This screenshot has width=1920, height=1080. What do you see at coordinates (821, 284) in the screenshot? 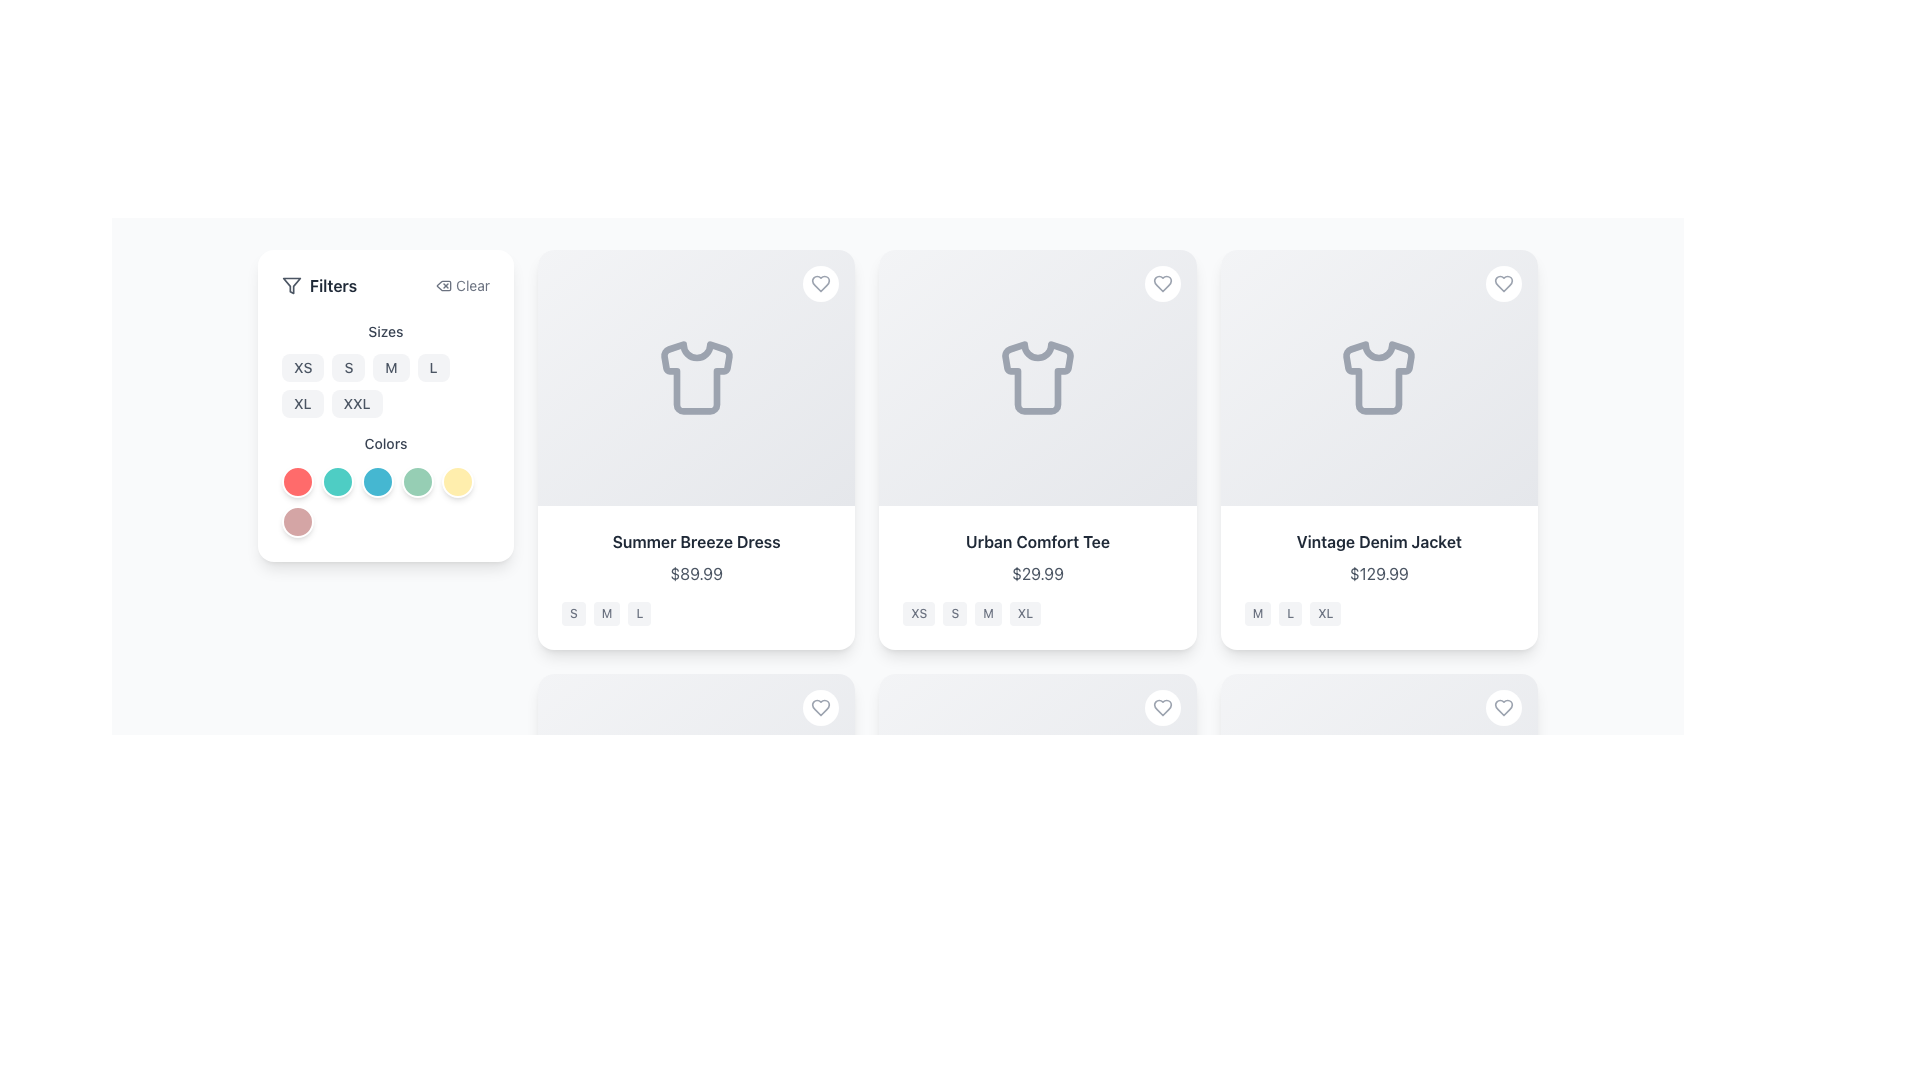
I see `the 'favorite' or 'like' button located in the top-right corner of the 'Summer Breeze Dress' product card` at bounding box center [821, 284].